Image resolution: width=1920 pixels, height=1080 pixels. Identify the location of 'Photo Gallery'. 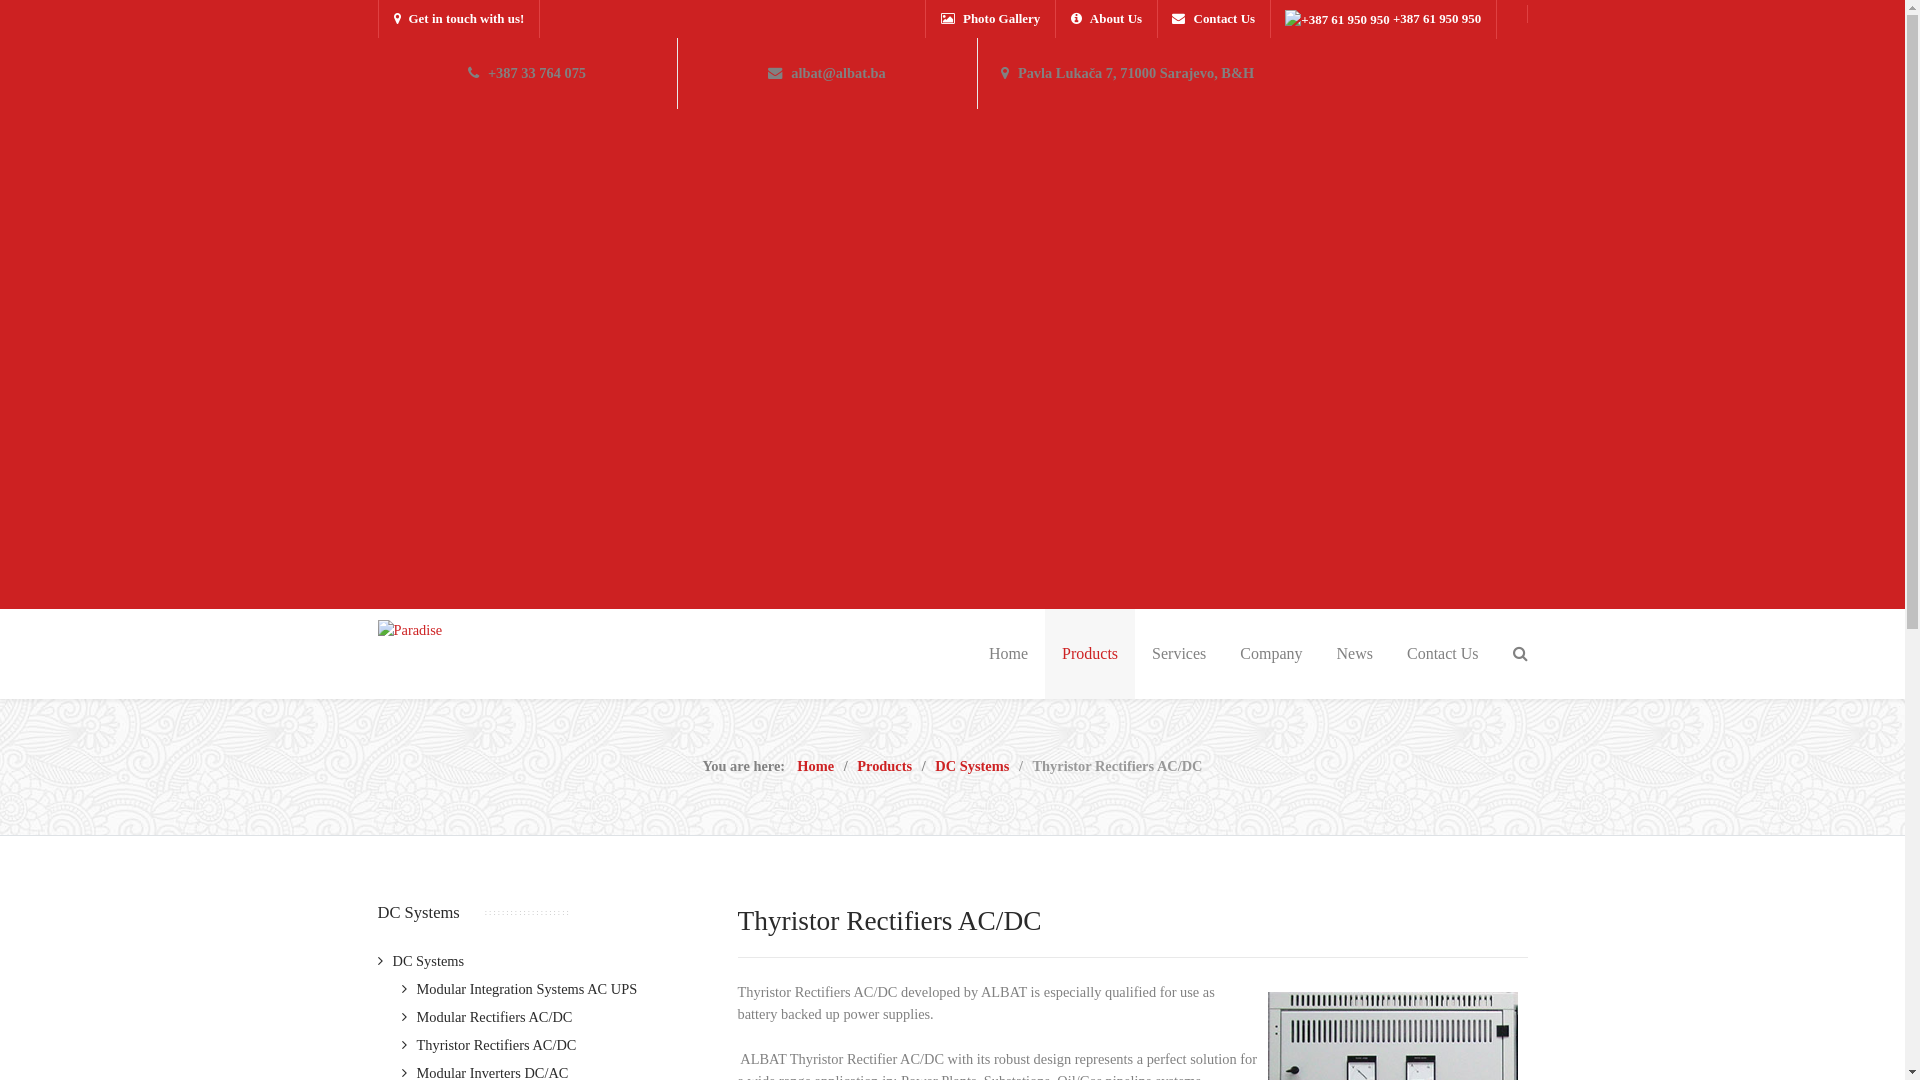
(925, 19).